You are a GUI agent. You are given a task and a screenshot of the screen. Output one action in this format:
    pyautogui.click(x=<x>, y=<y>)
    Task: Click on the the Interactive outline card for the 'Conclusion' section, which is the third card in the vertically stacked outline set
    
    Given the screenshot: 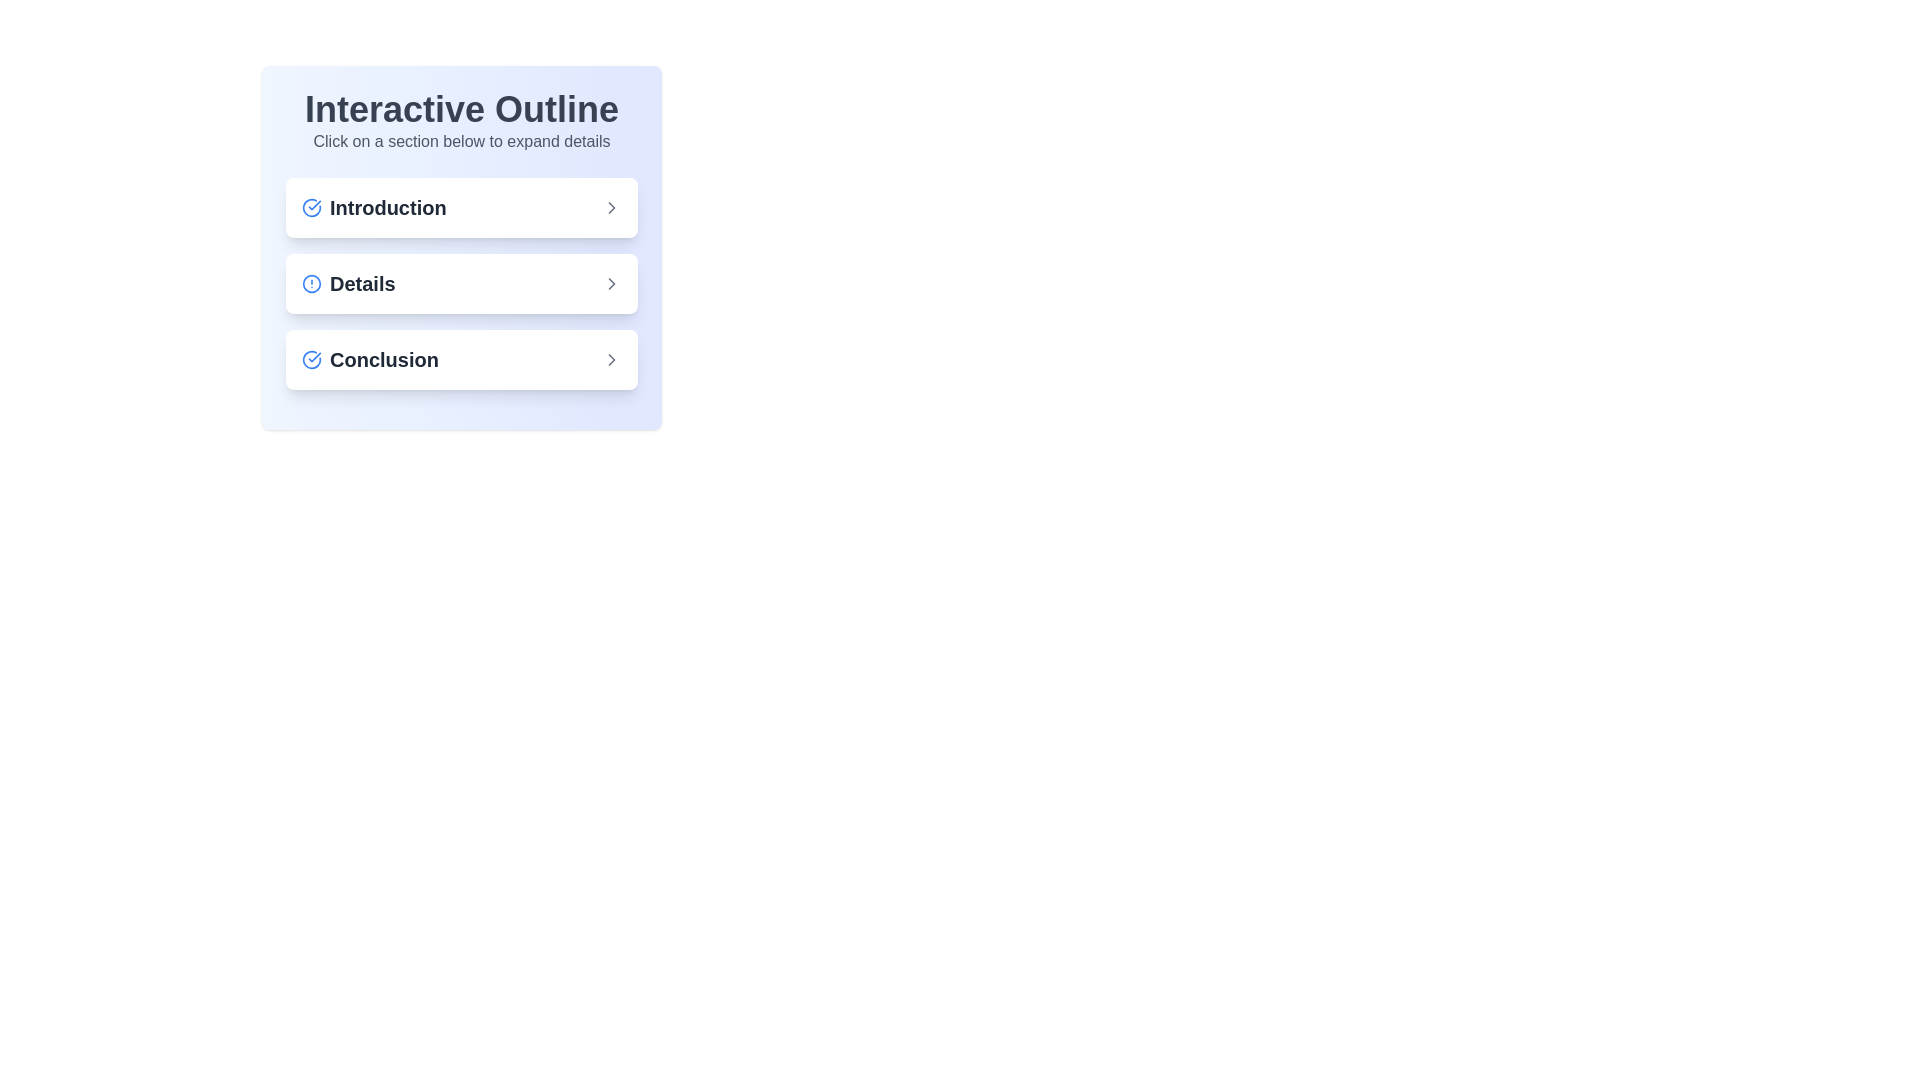 What is the action you would take?
    pyautogui.click(x=460, y=358)
    